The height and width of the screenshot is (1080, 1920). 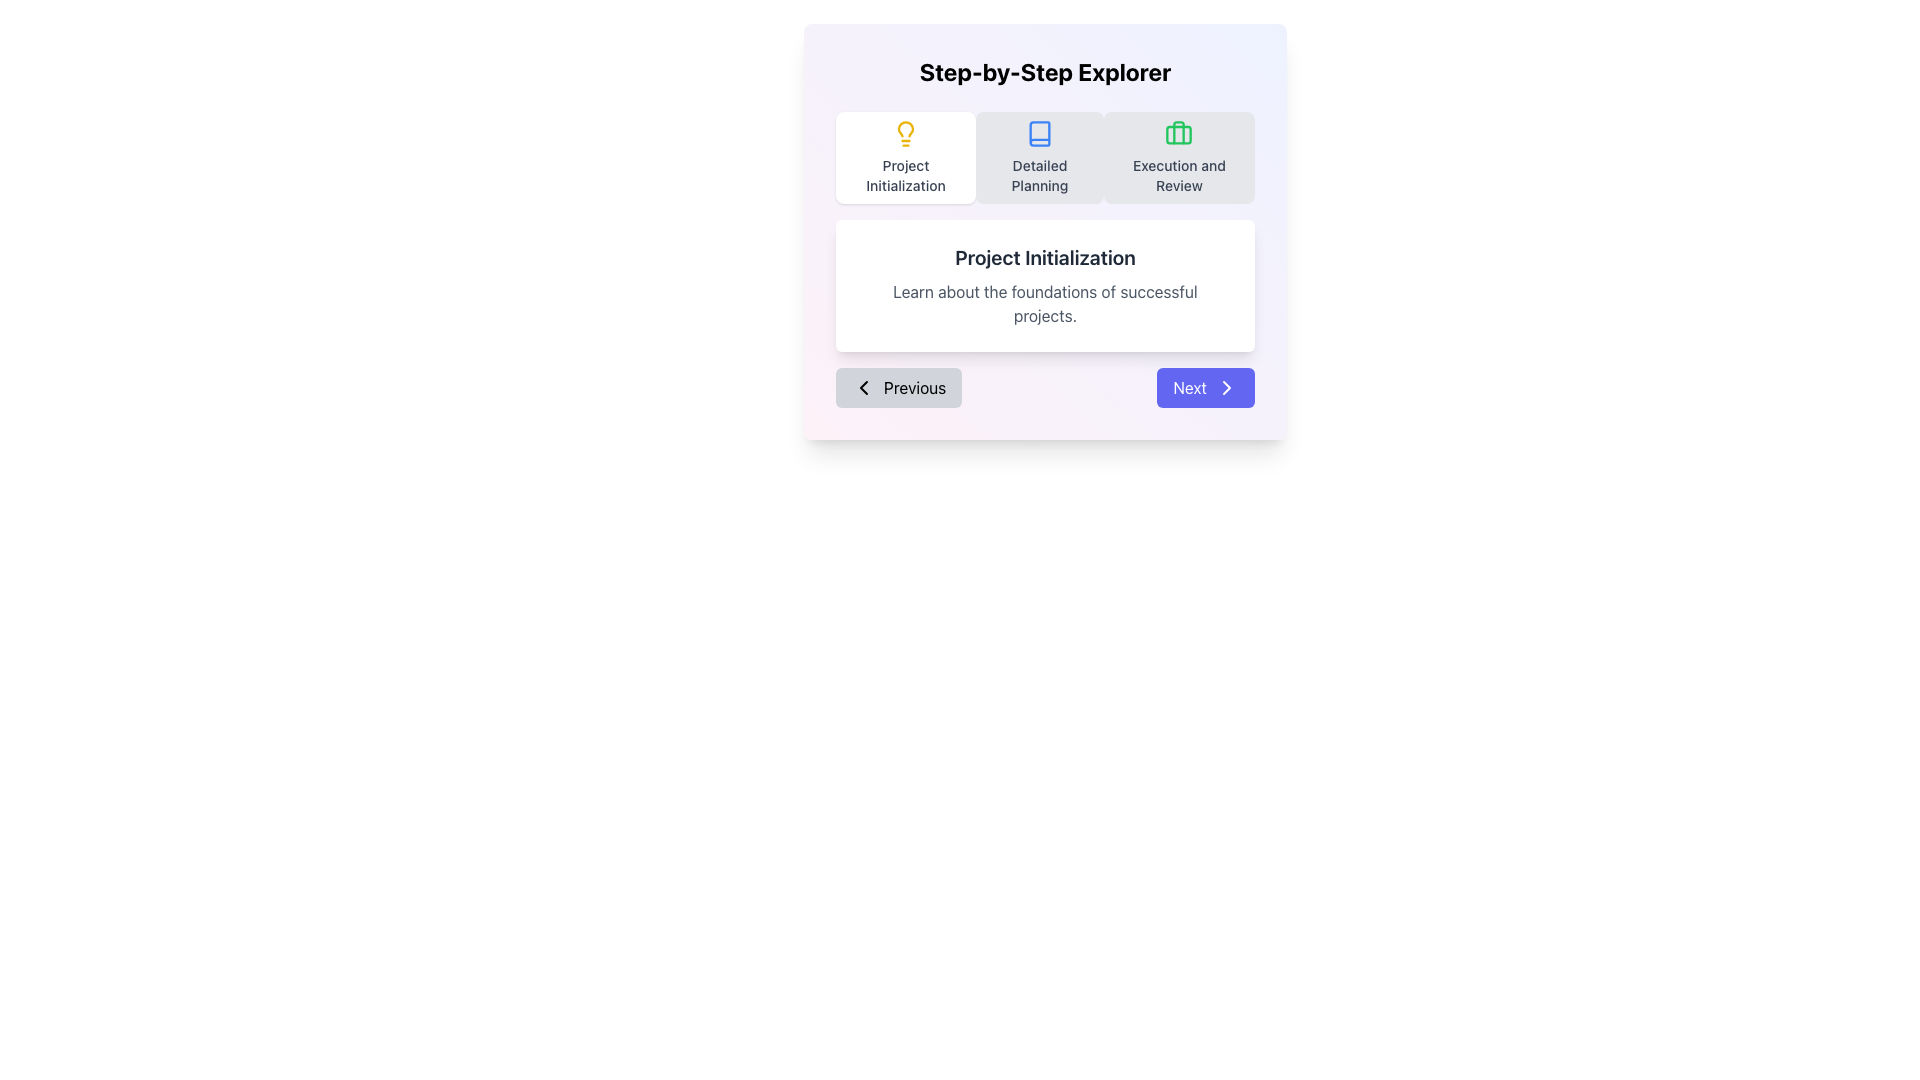 I want to click on the 'Execution and Review' text label, which serves as a caption for a selectable step on the rightmost side of a three-step process interface, so click(x=1179, y=175).